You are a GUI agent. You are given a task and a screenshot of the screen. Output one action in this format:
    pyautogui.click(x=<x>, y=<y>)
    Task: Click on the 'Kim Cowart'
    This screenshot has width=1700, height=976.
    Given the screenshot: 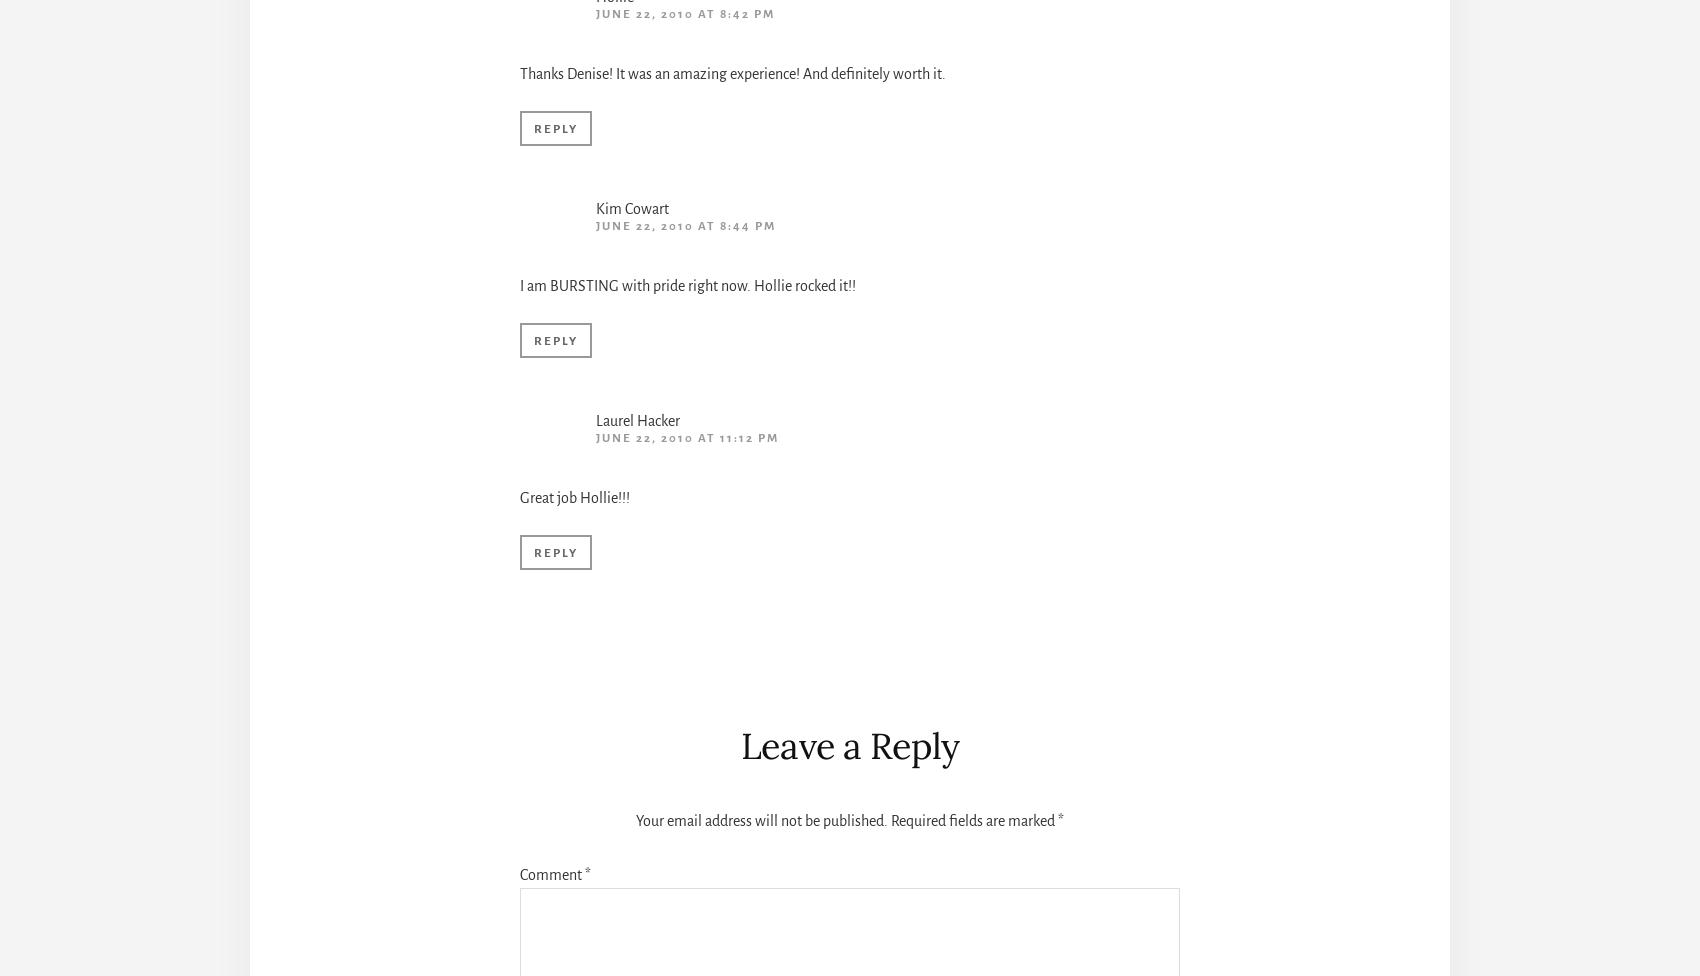 What is the action you would take?
    pyautogui.click(x=595, y=207)
    